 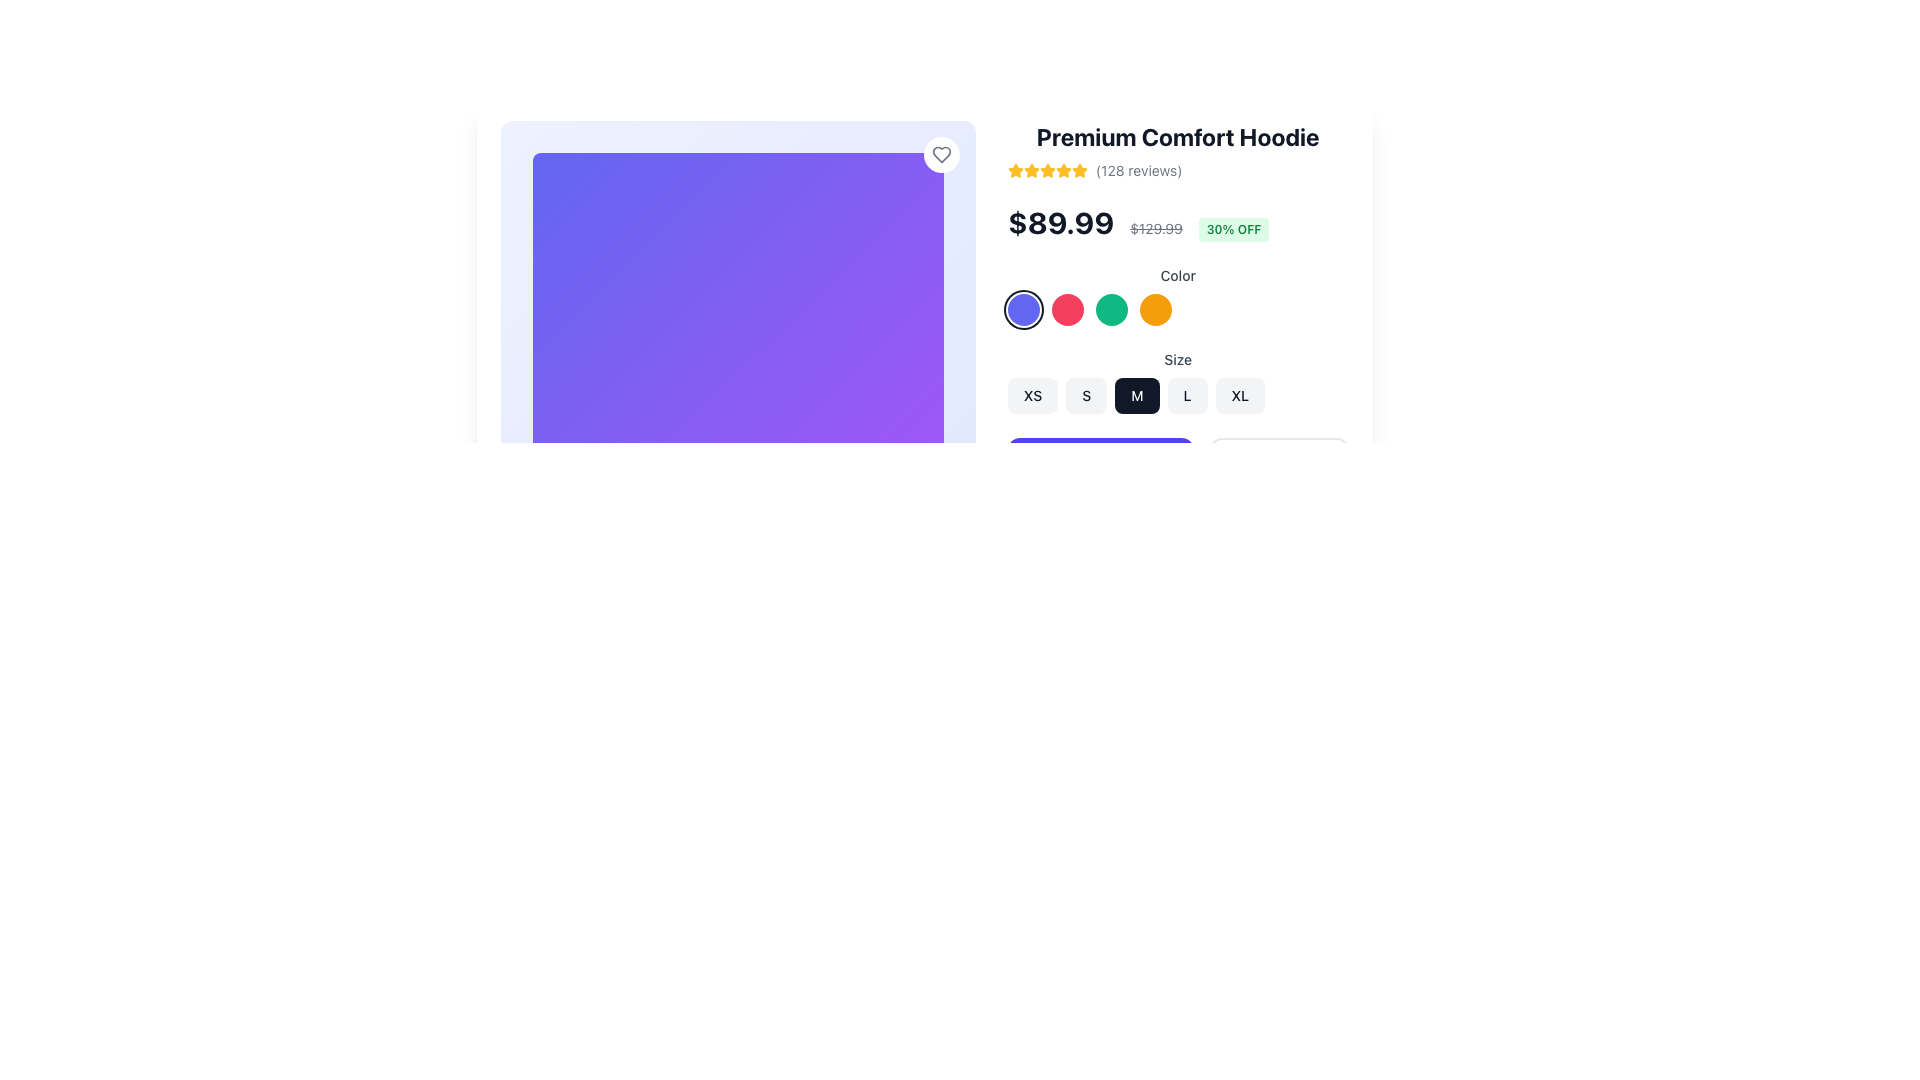 I want to click on price details displayed in the Text label group located beneath the title 'Premium Comfort Hoodie', positioned on the top-right section of the page above the color selection options, so click(x=1178, y=223).